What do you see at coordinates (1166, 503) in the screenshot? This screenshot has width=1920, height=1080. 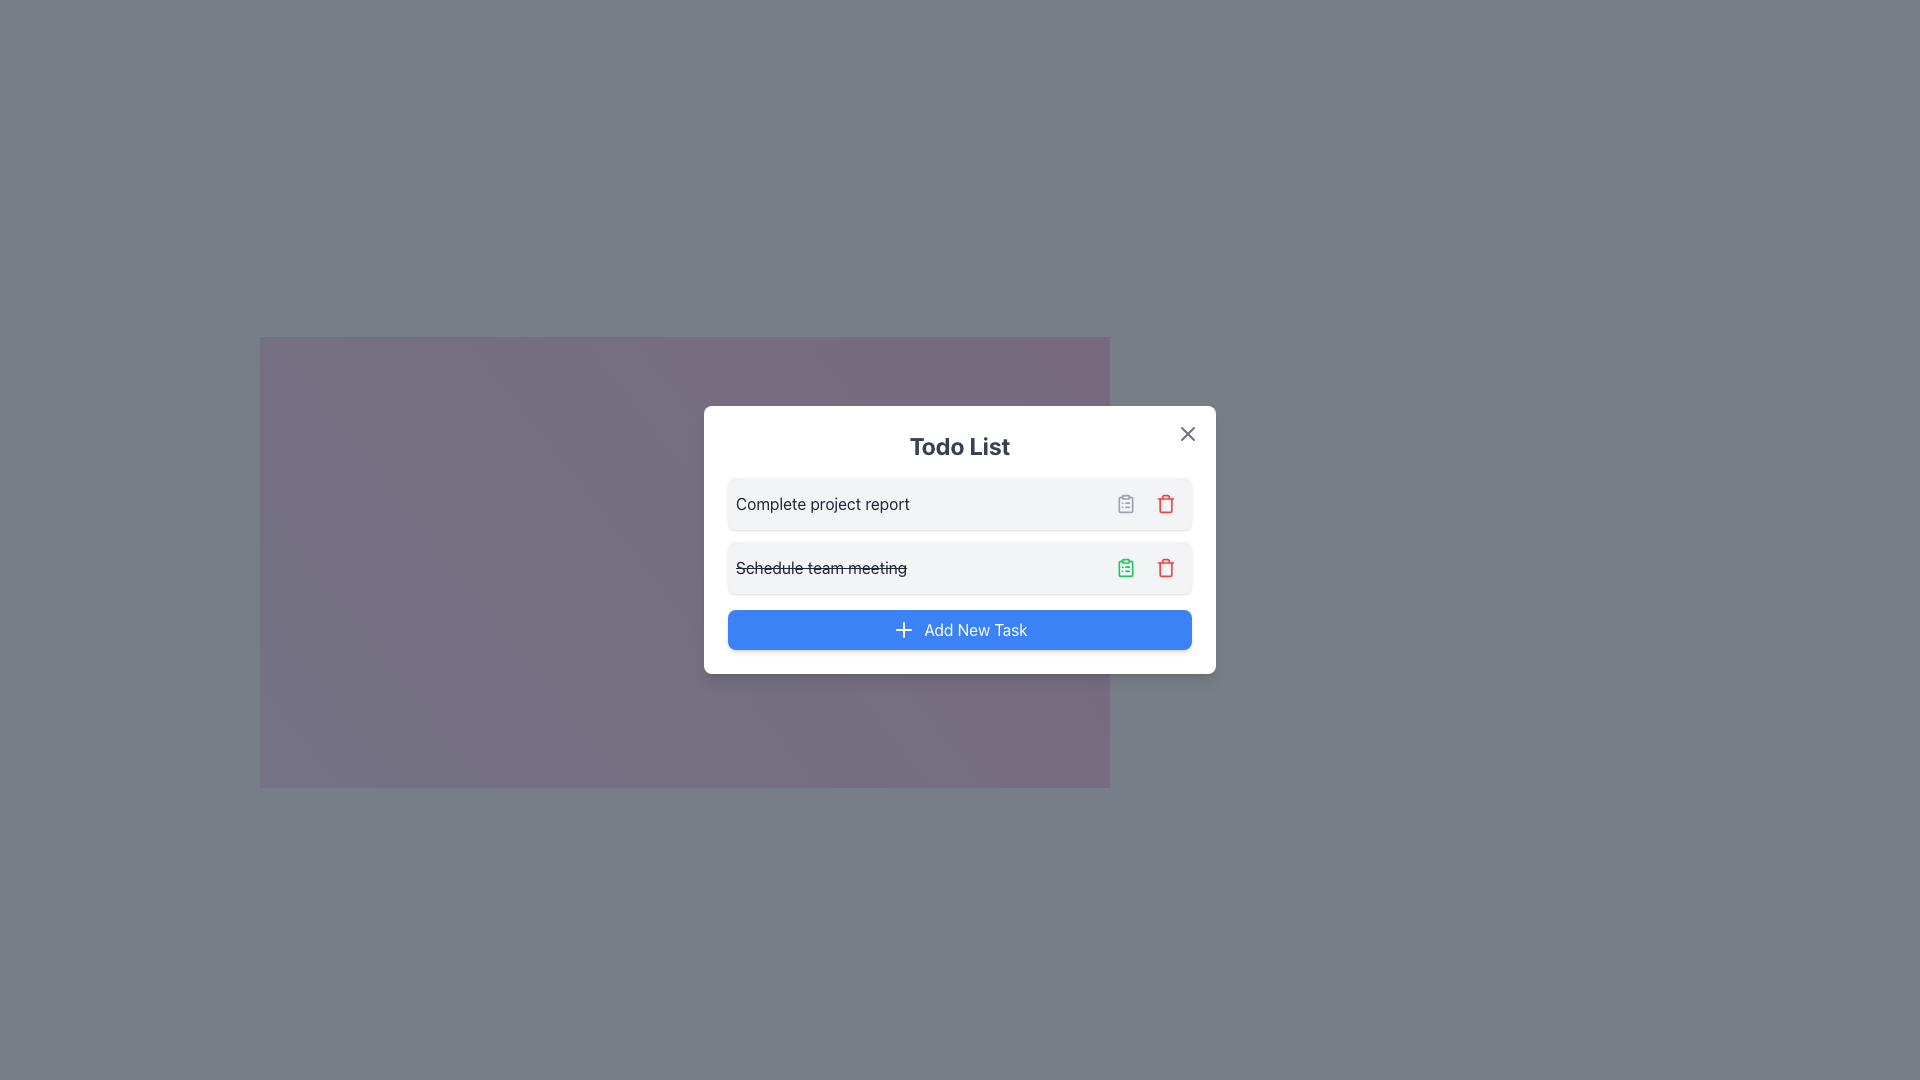 I see `the red trash can icon located in the second row of the task list interface, positioned to the far right of the row for 'Schedule team meeting'` at bounding box center [1166, 503].